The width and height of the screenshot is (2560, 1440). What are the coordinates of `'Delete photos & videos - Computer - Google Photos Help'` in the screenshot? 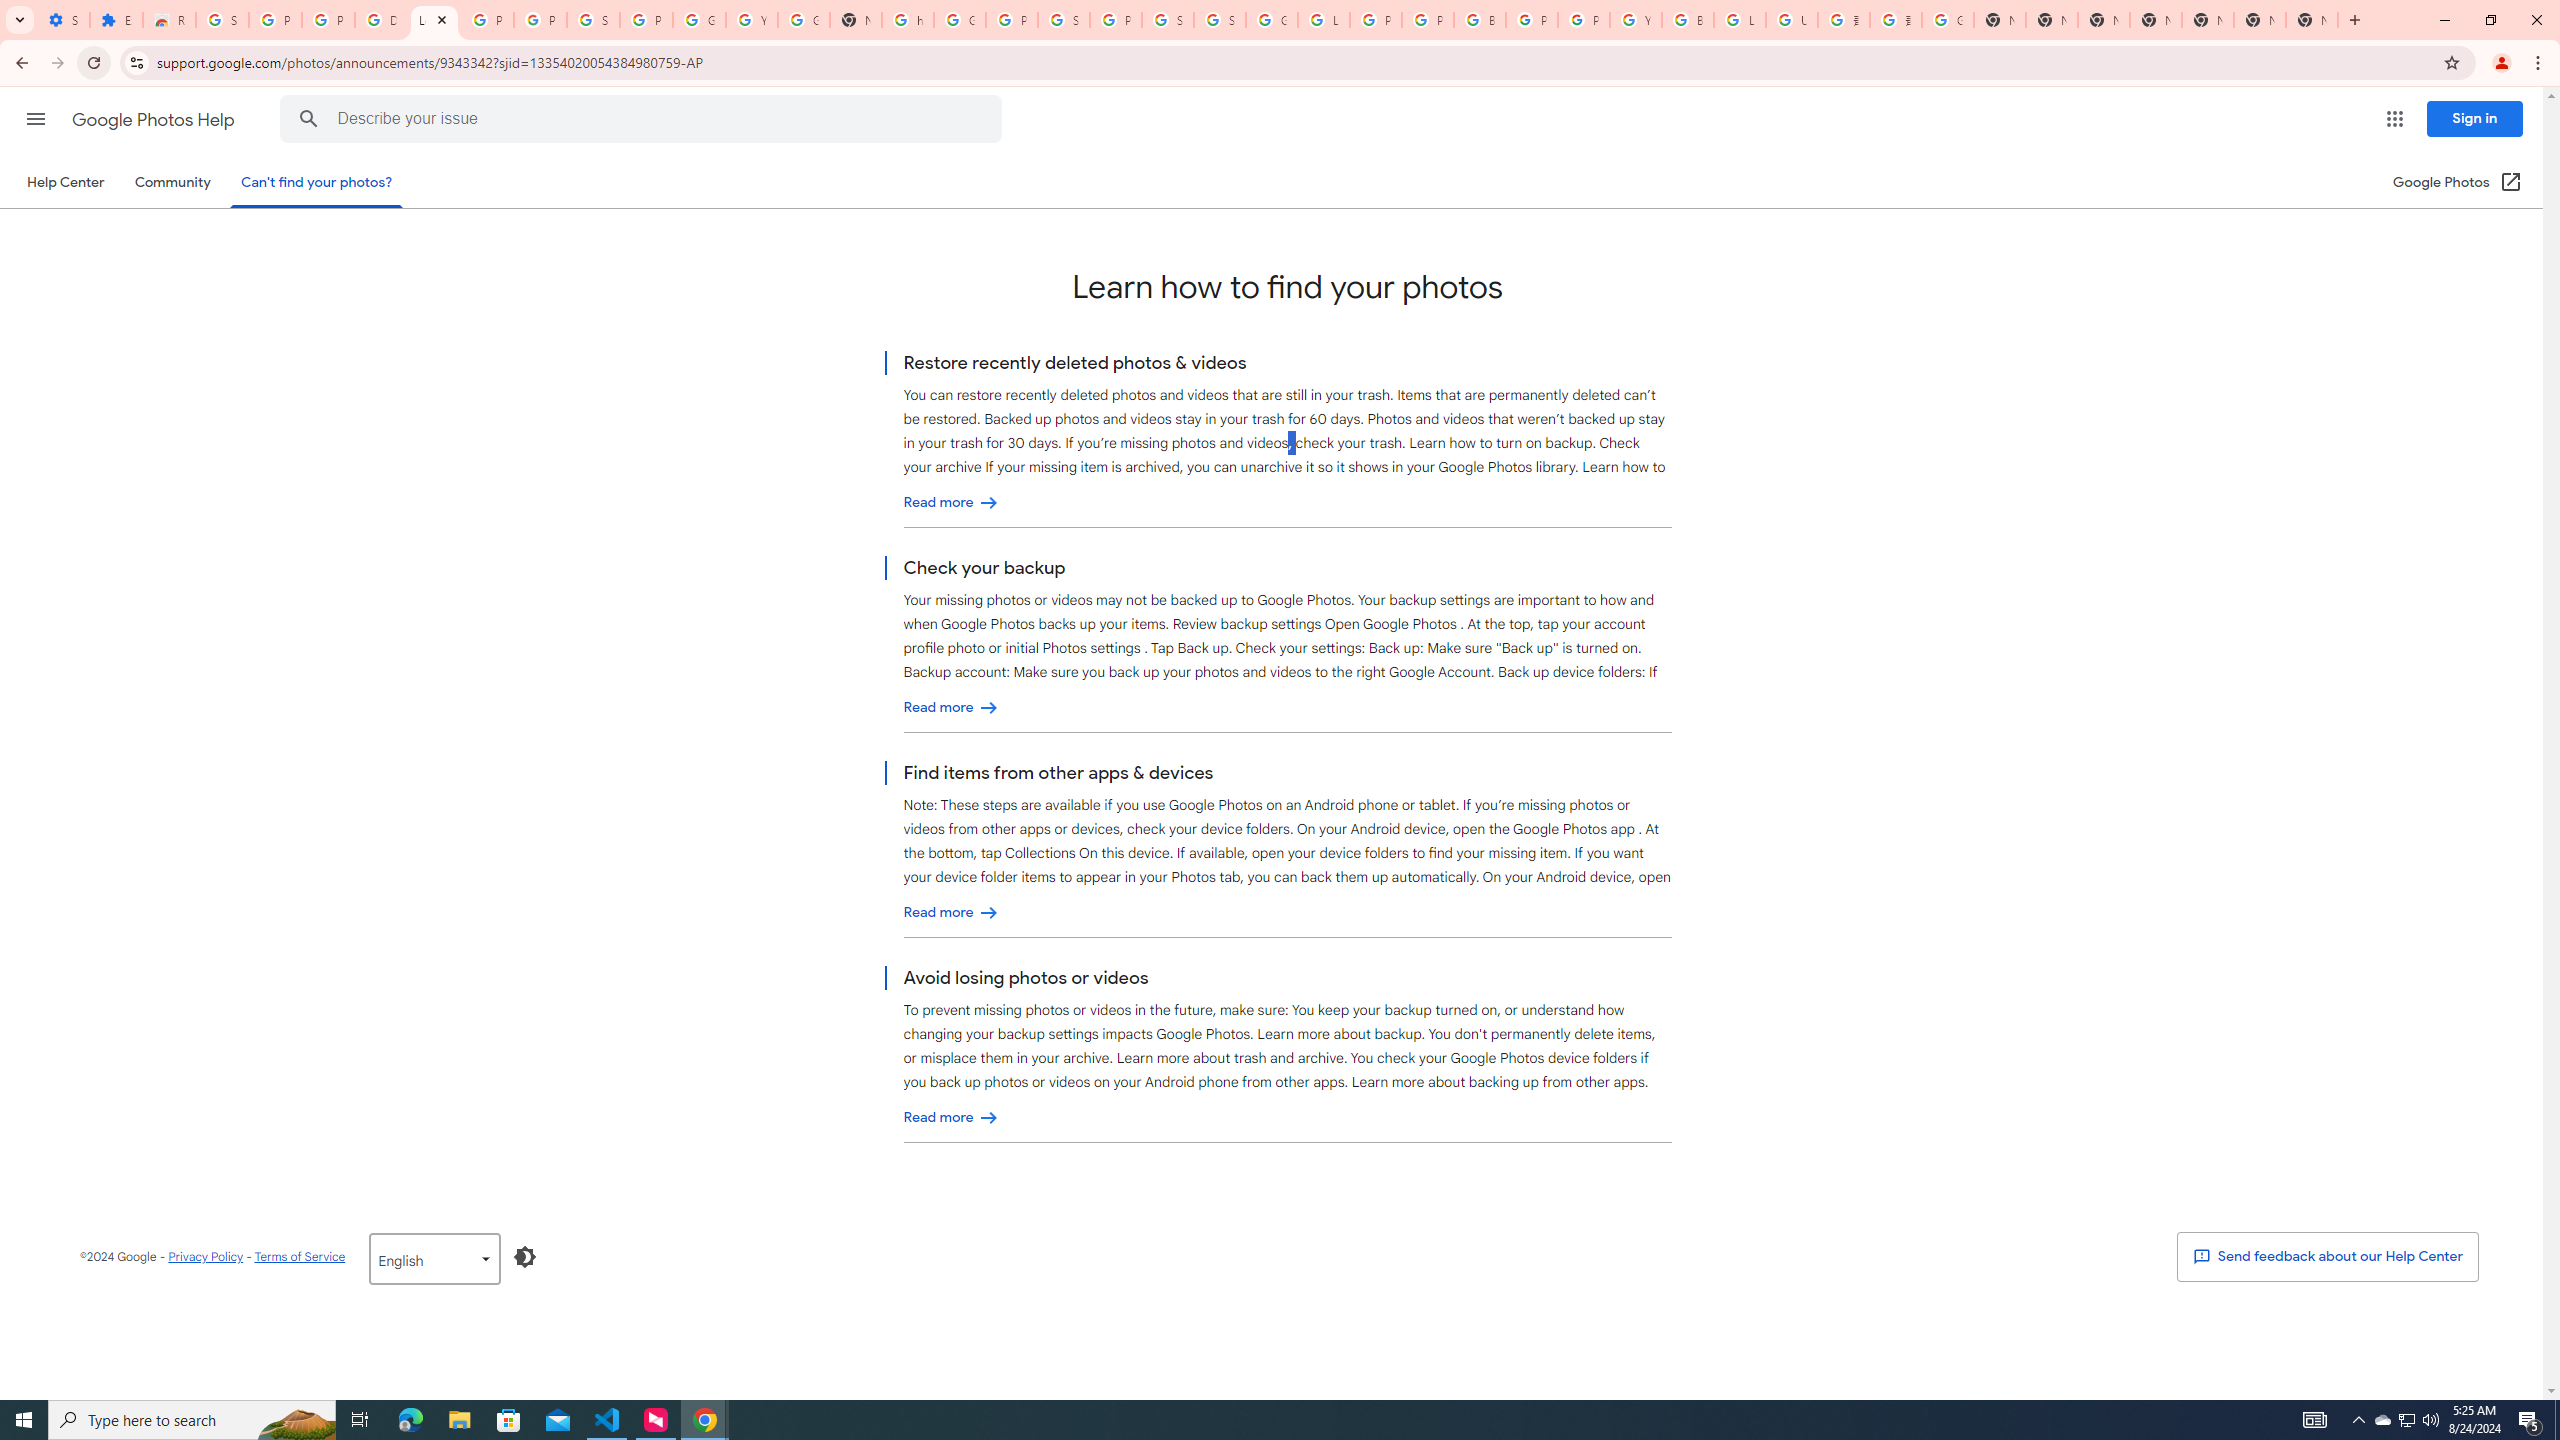 It's located at (380, 19).